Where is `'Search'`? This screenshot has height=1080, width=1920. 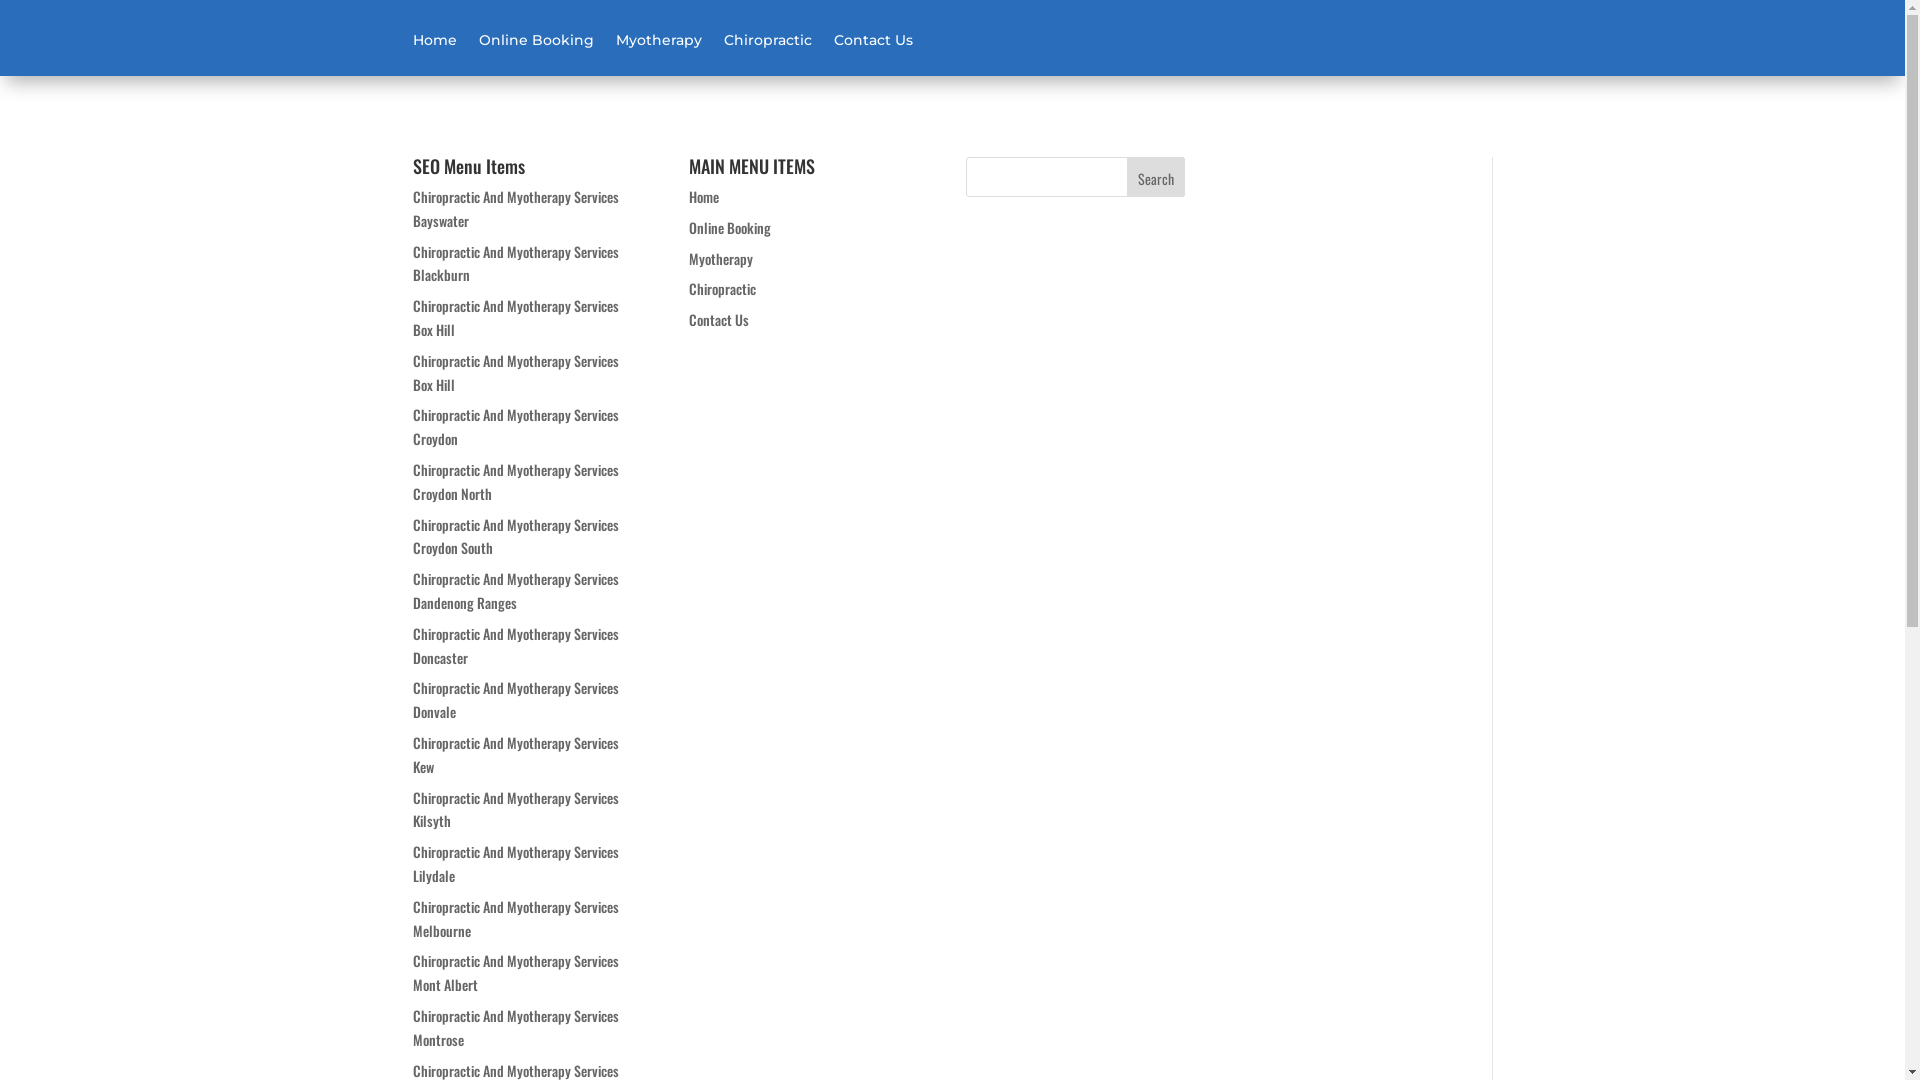 'Search' is located at coordinates (1156, 176).